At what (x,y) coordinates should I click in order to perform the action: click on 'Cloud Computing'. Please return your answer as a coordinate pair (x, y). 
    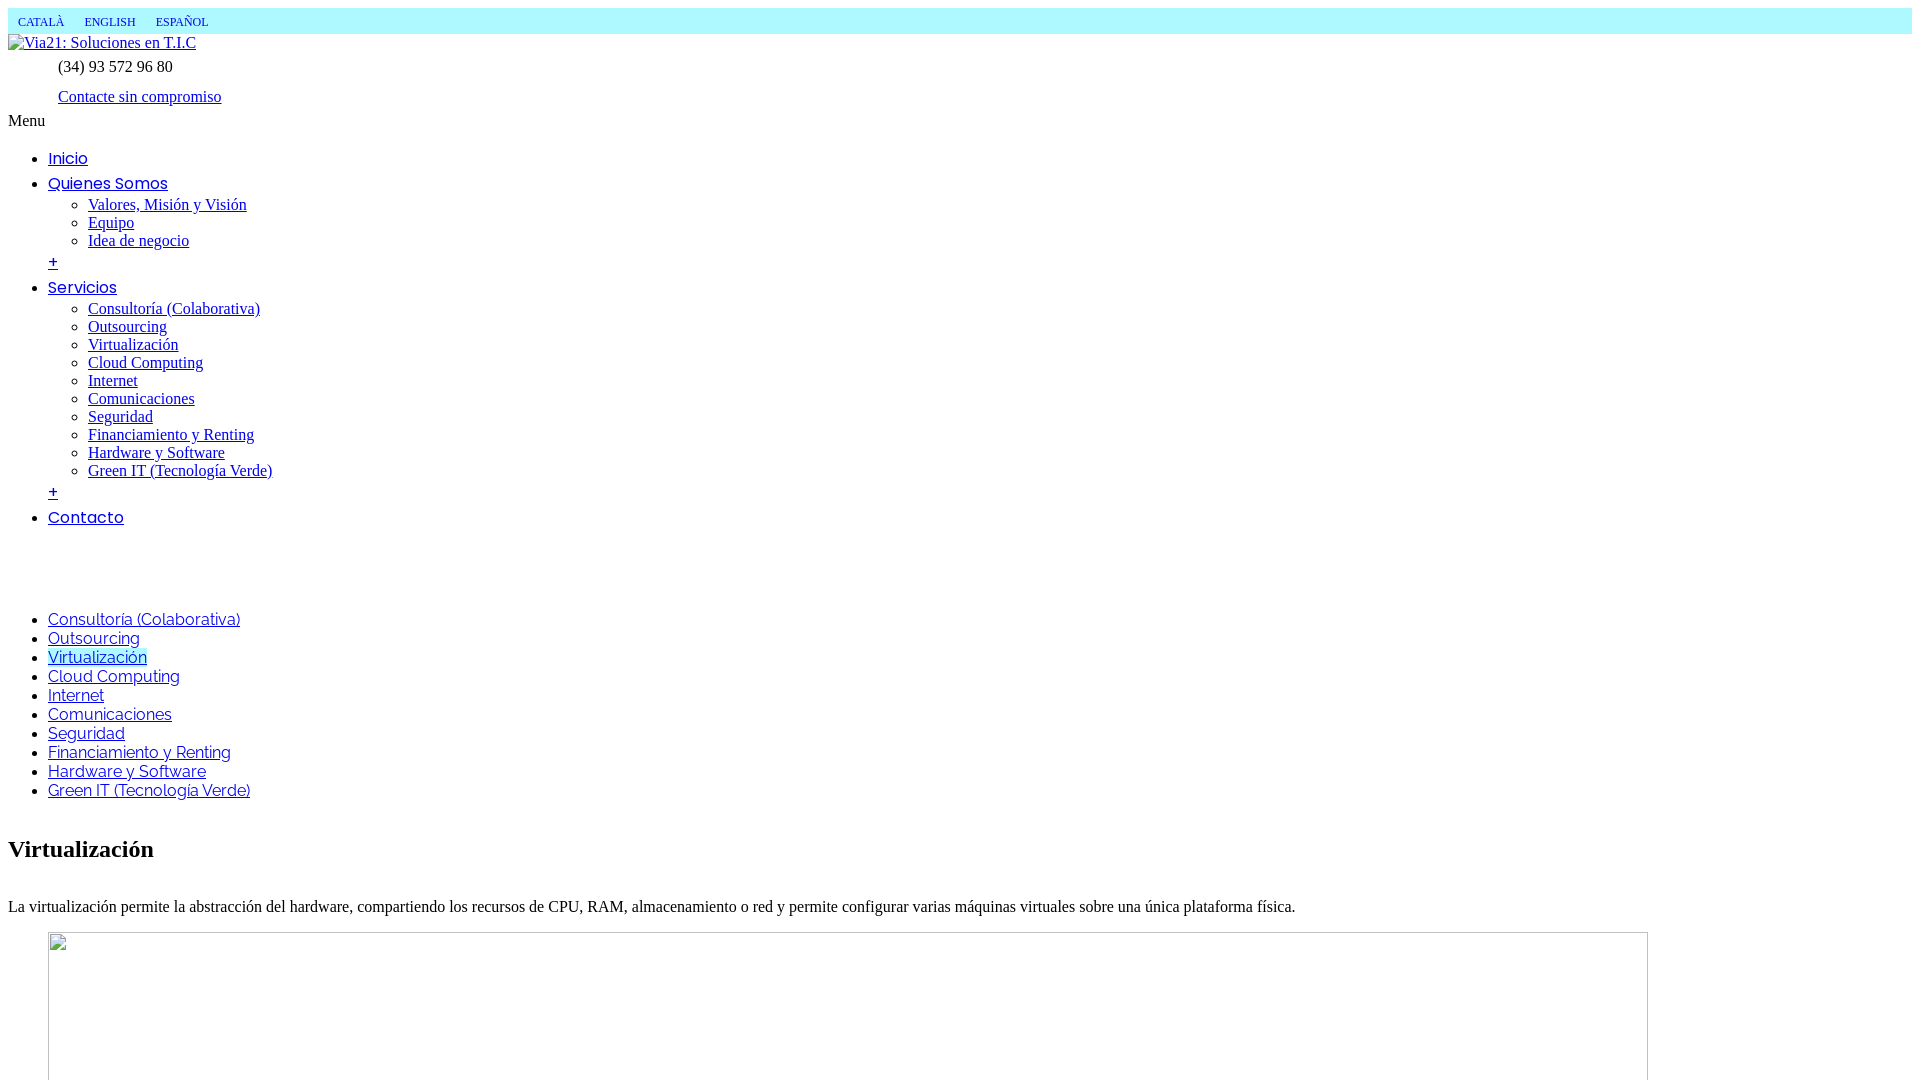
    Looking at the image, I should click on (144, 362).